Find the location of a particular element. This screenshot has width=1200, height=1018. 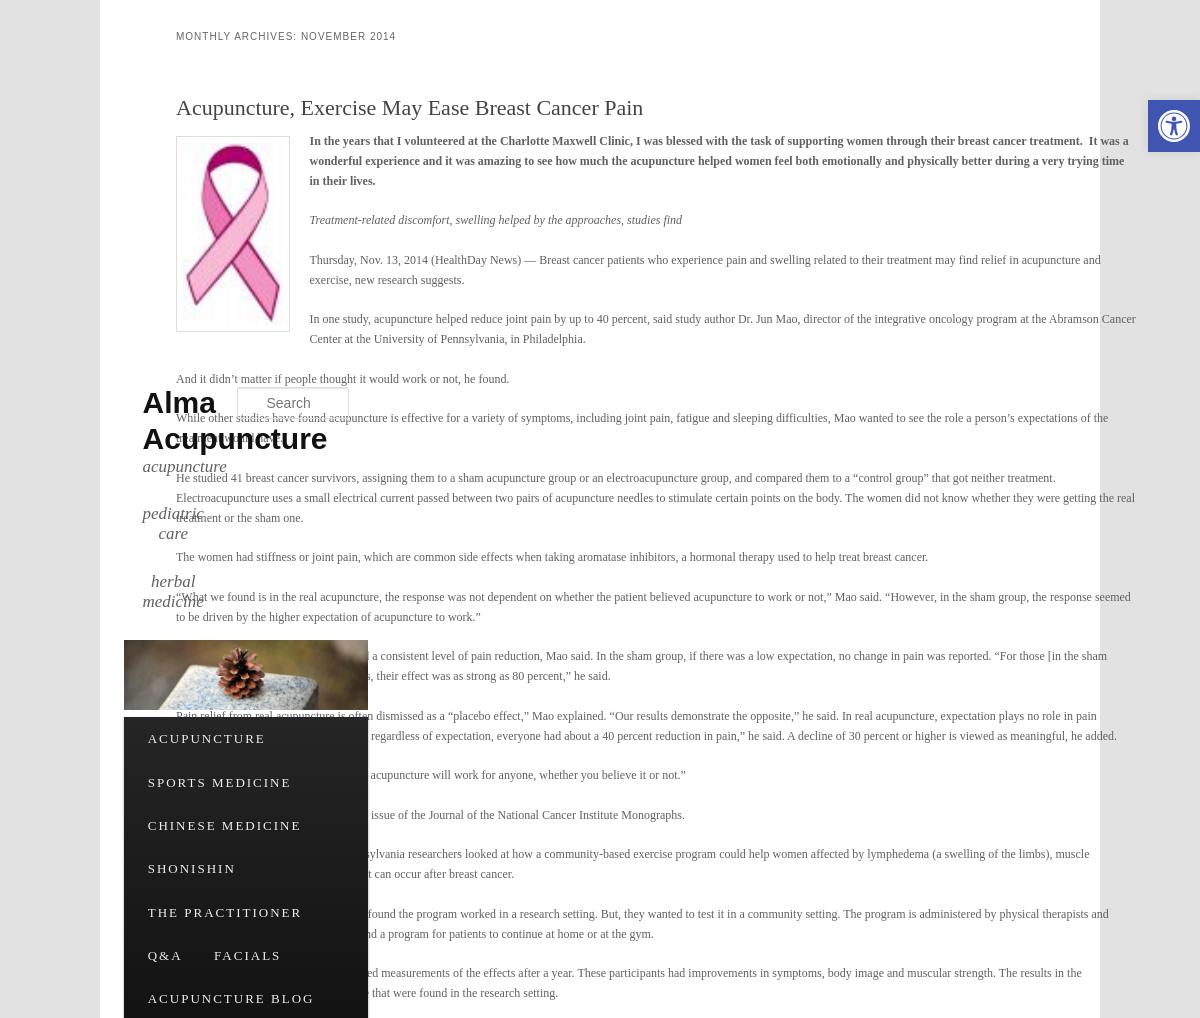

'Acupuncture, Exercise May Ease Breast Cancer Pain' is located at coordinates (409, 106).